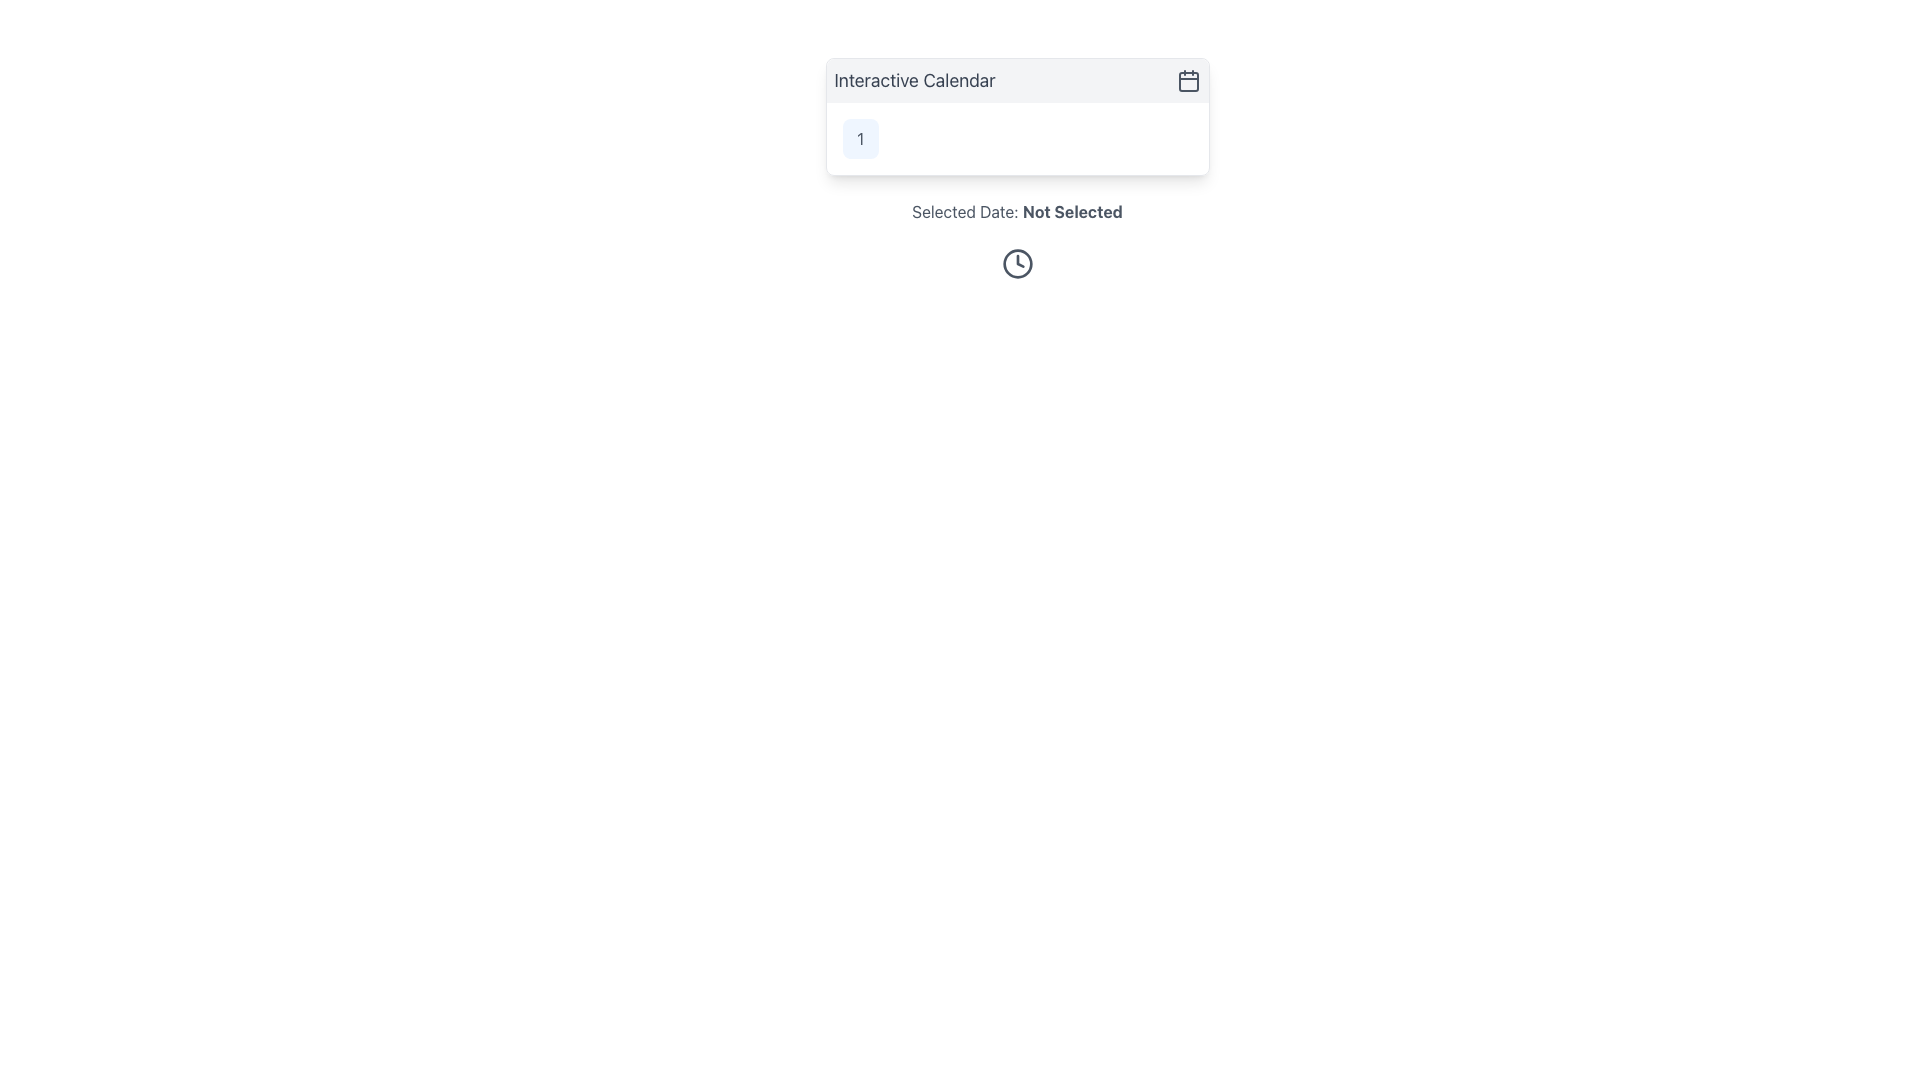  Describe the element at coordinates (860, 137) in the screenshot. I see `the first button in the grid layout of the 'Interactive Calendar'` at that location.